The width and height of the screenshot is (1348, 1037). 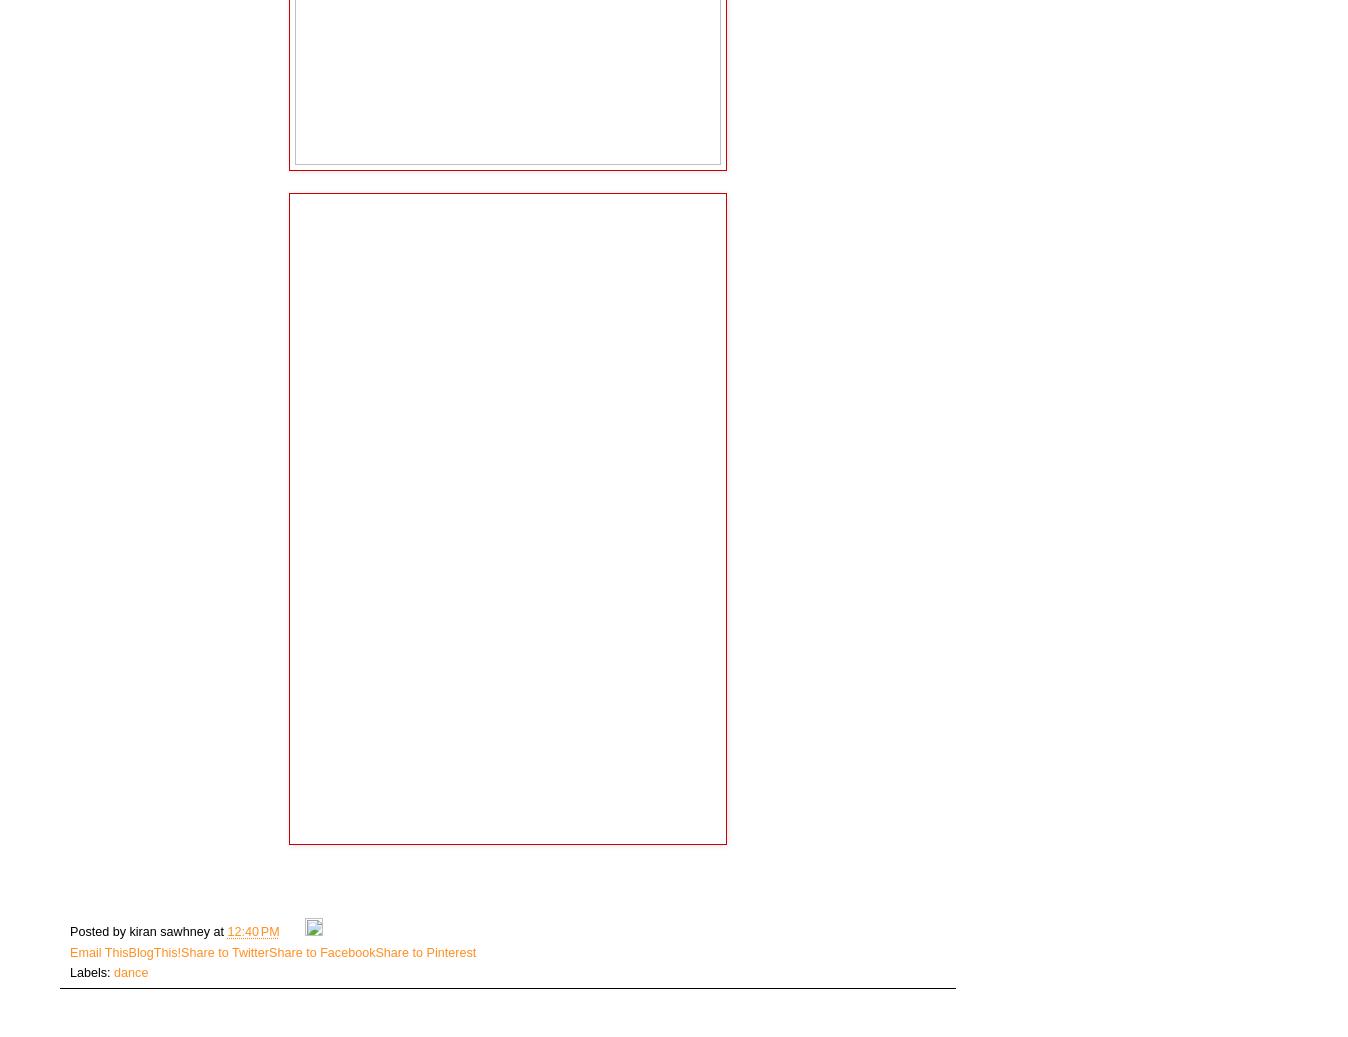 I want to click on 'Share to Facebook', so click(x=322, y=951).